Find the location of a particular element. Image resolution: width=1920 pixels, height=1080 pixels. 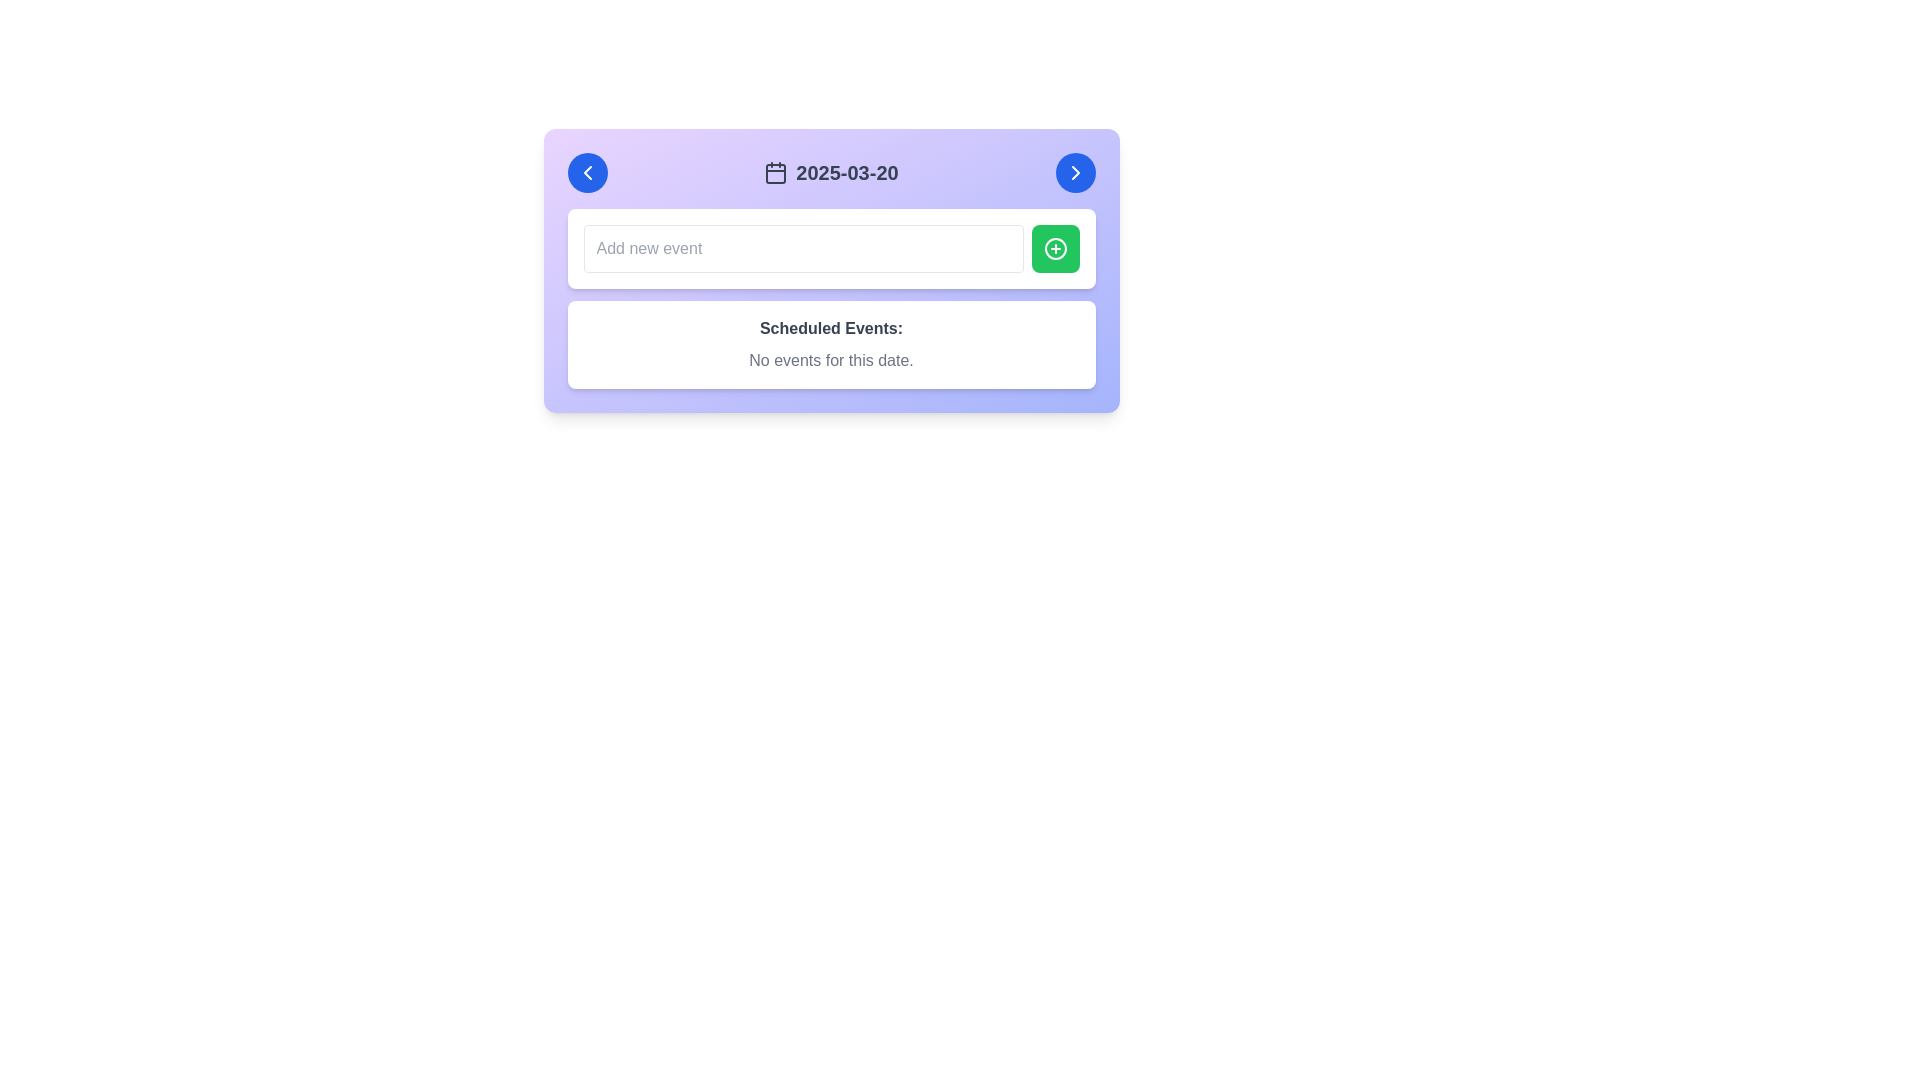

the rightward-pointing chevron arrow icon button, which is styled with rounded edges and placed within a blue circular button at the top-right corner of the card interface is located at coordinates (1074, 172).